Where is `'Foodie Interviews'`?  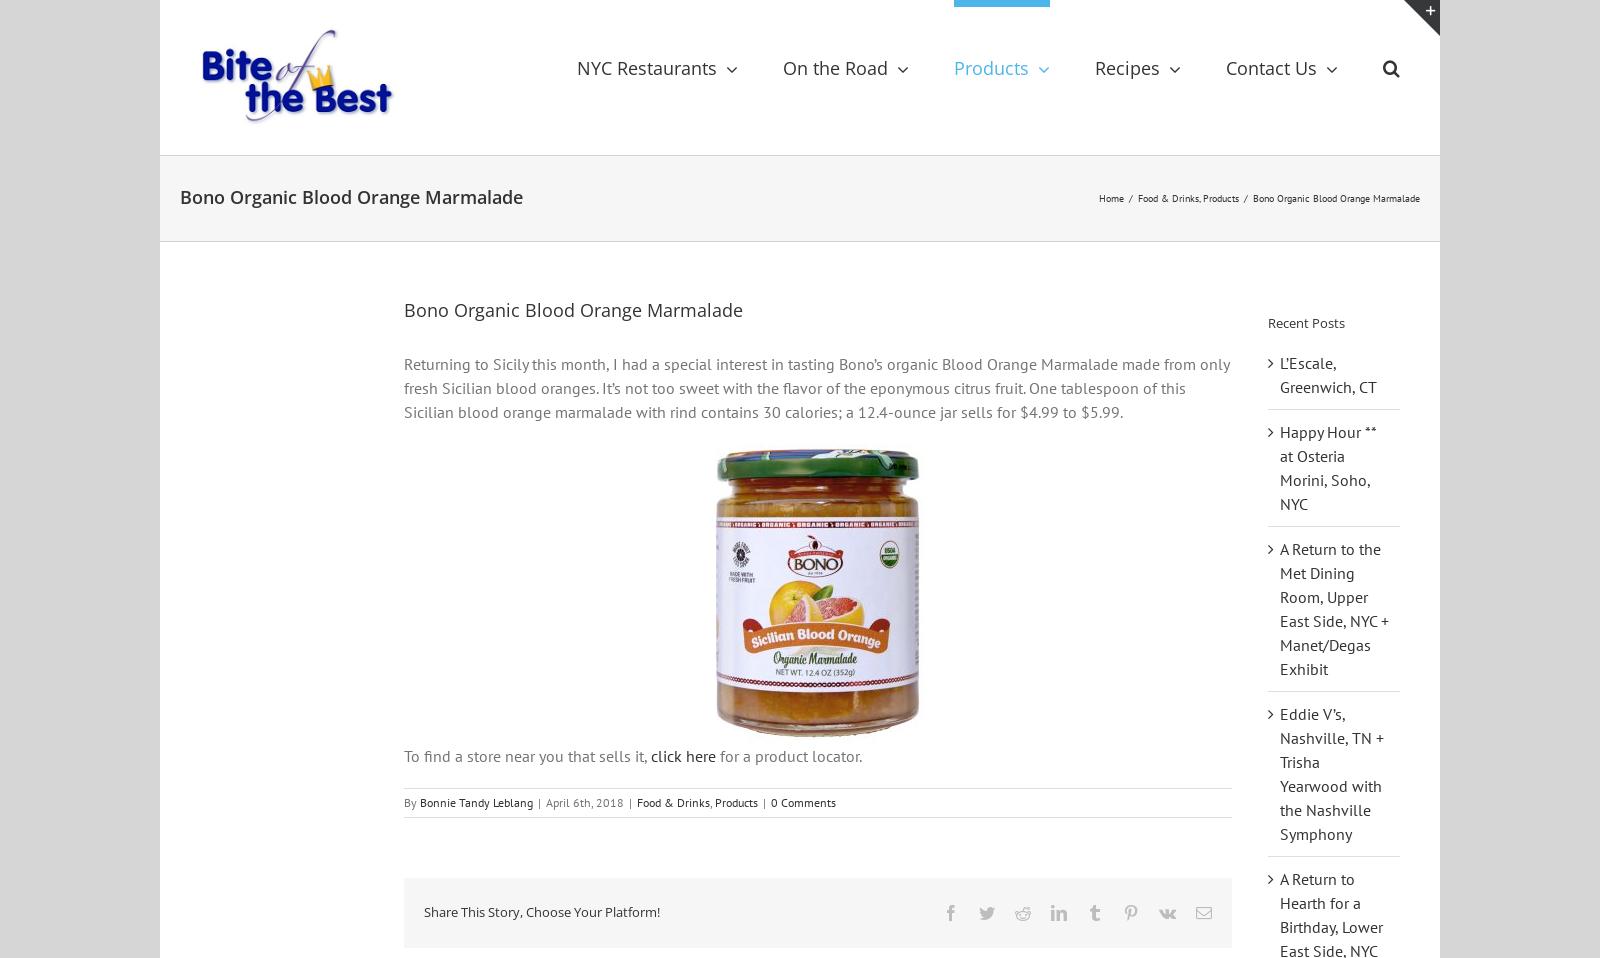 'Foodie Interviews' is located at coordinates (836, 312).